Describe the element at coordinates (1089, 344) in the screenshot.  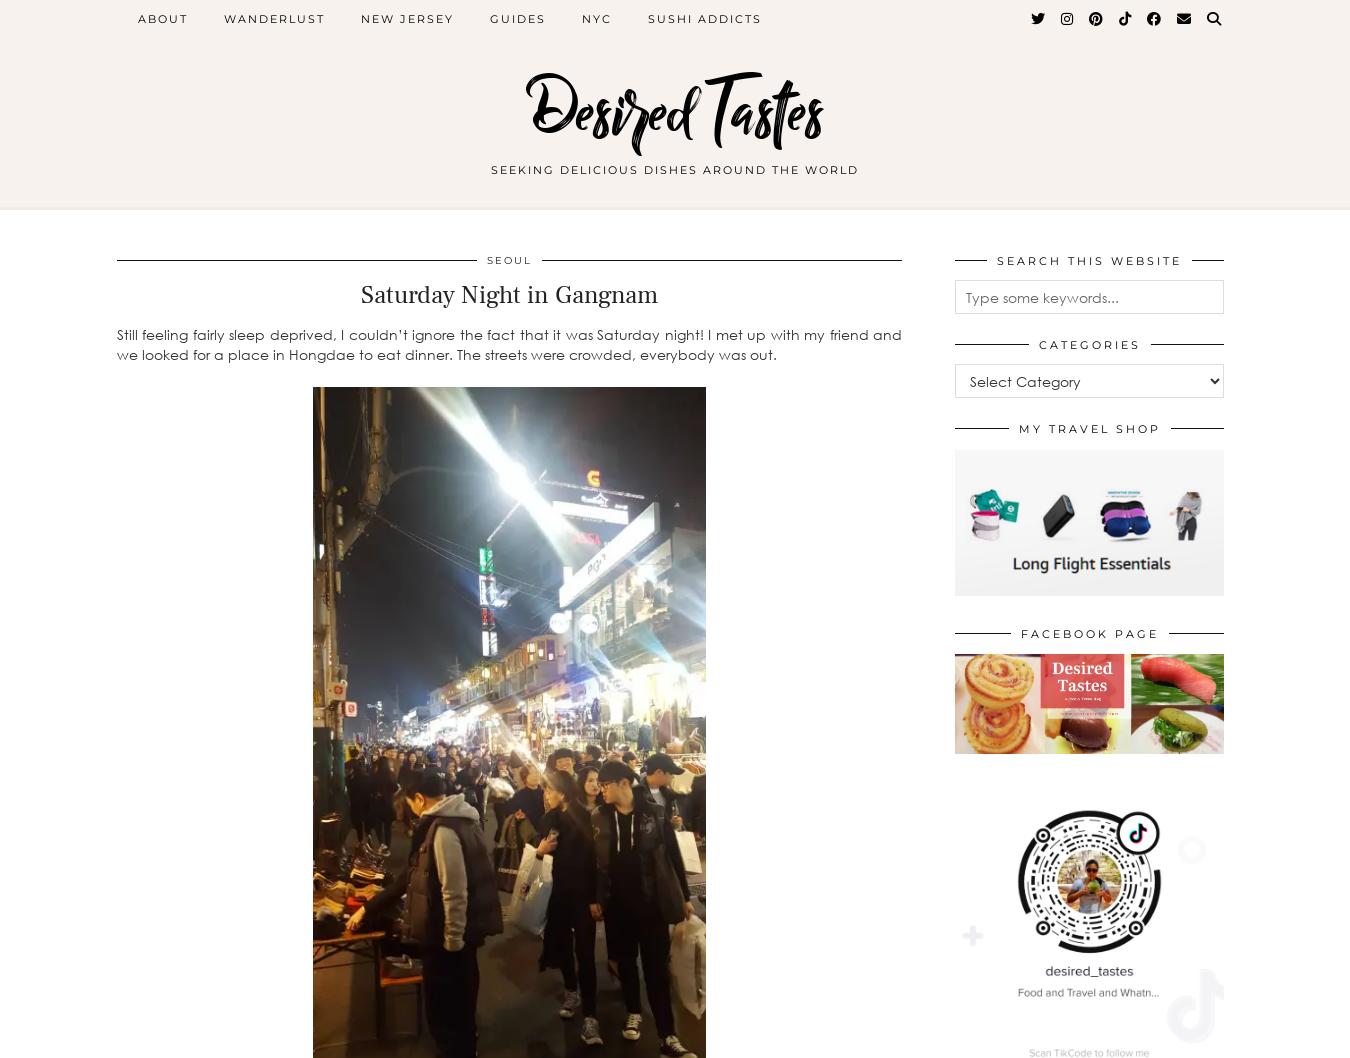
I see `'Categories'` at that location.